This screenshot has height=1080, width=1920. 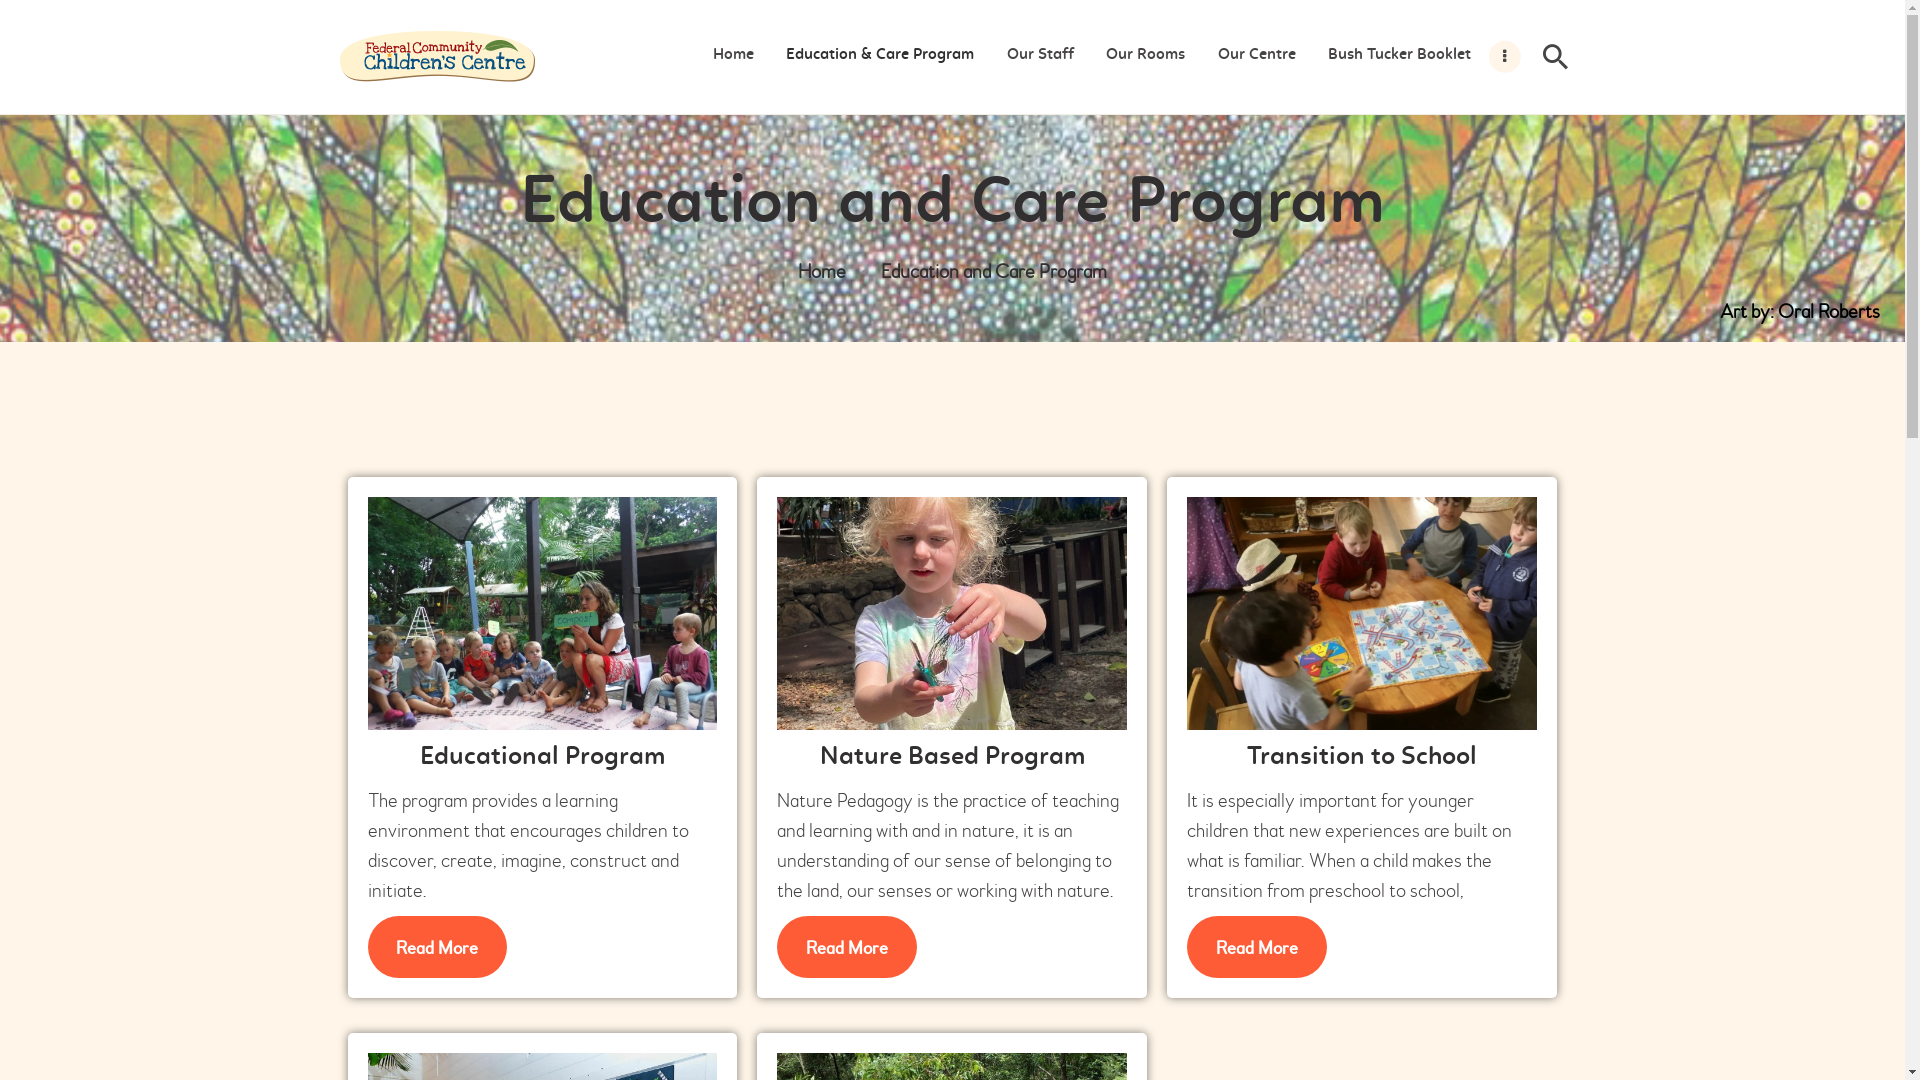 What do you see at coordinates (1256, 946) in the screenshot?
I see `'Read More'` at bounding box center [1256, 946].